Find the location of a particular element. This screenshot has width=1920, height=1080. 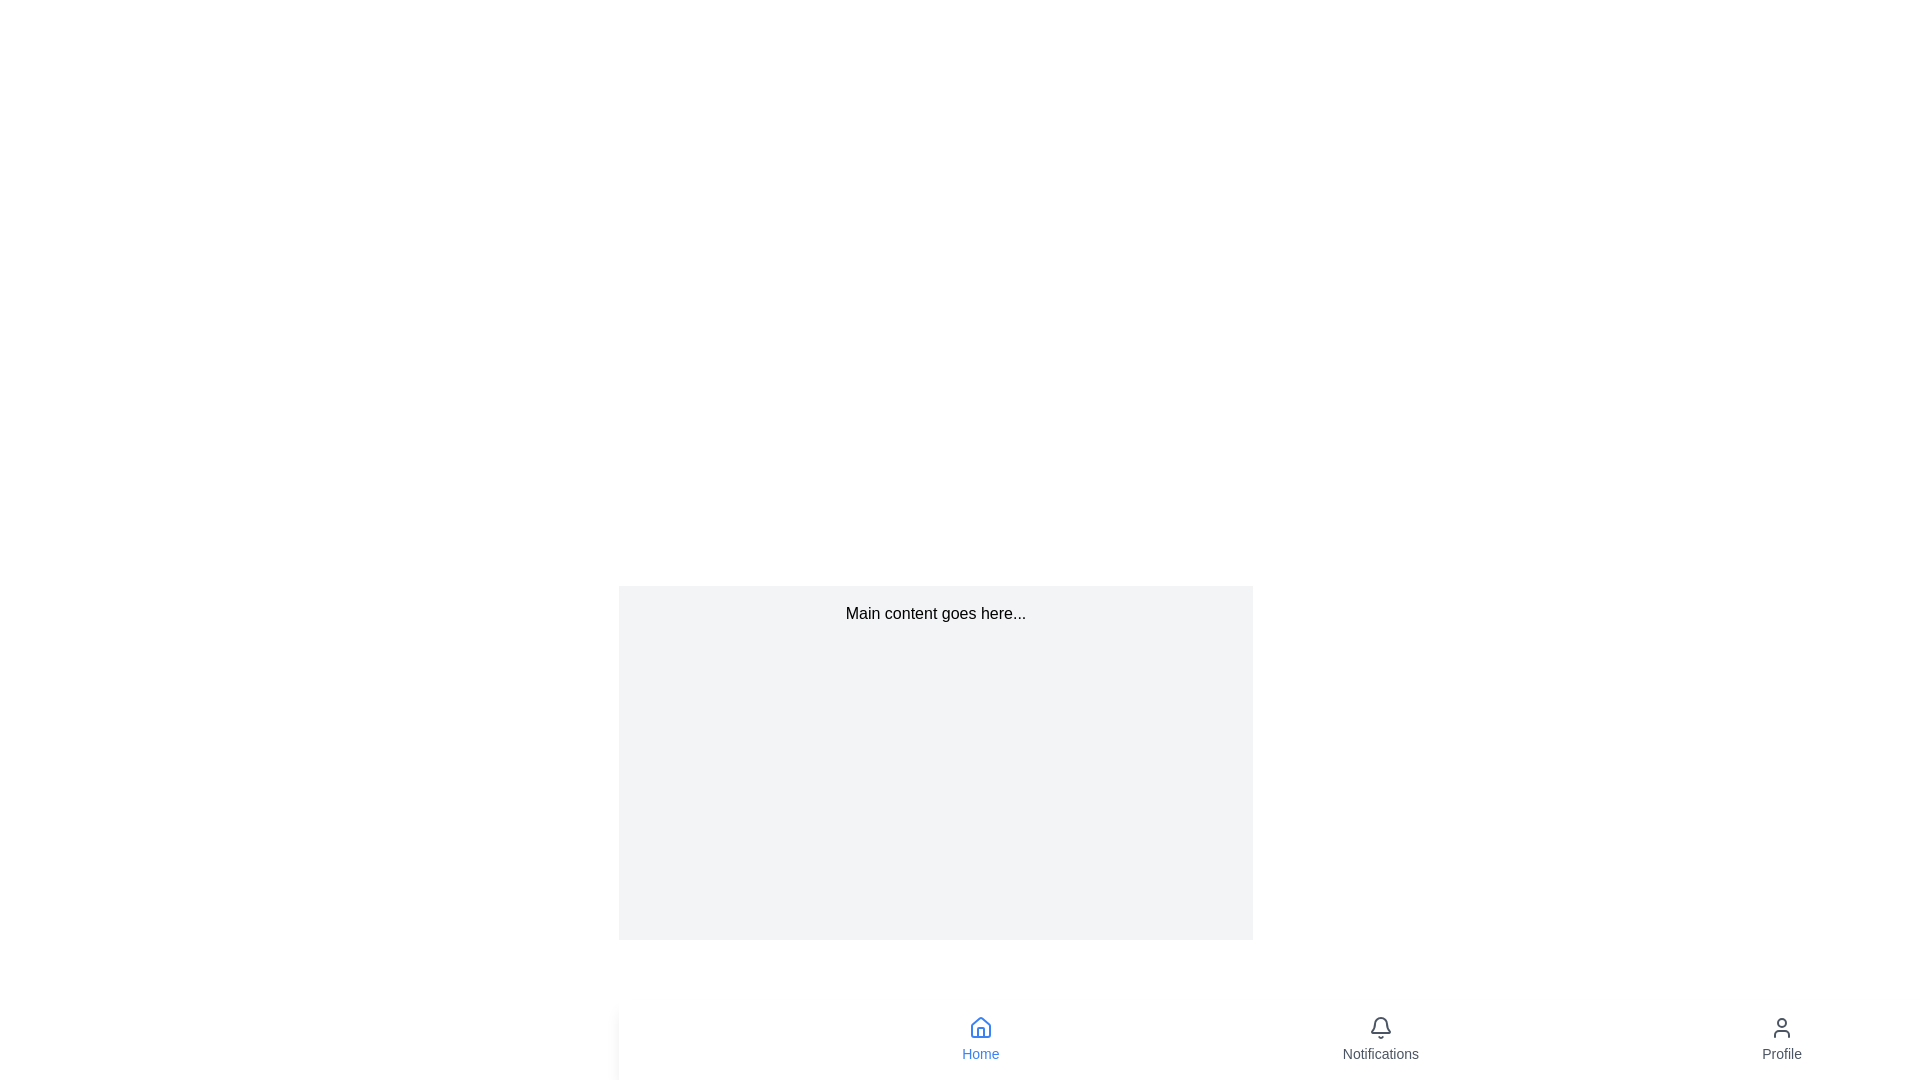

the house icon located at the bottom of the interface within the navigation bar is located at coordinates (980, 1027).